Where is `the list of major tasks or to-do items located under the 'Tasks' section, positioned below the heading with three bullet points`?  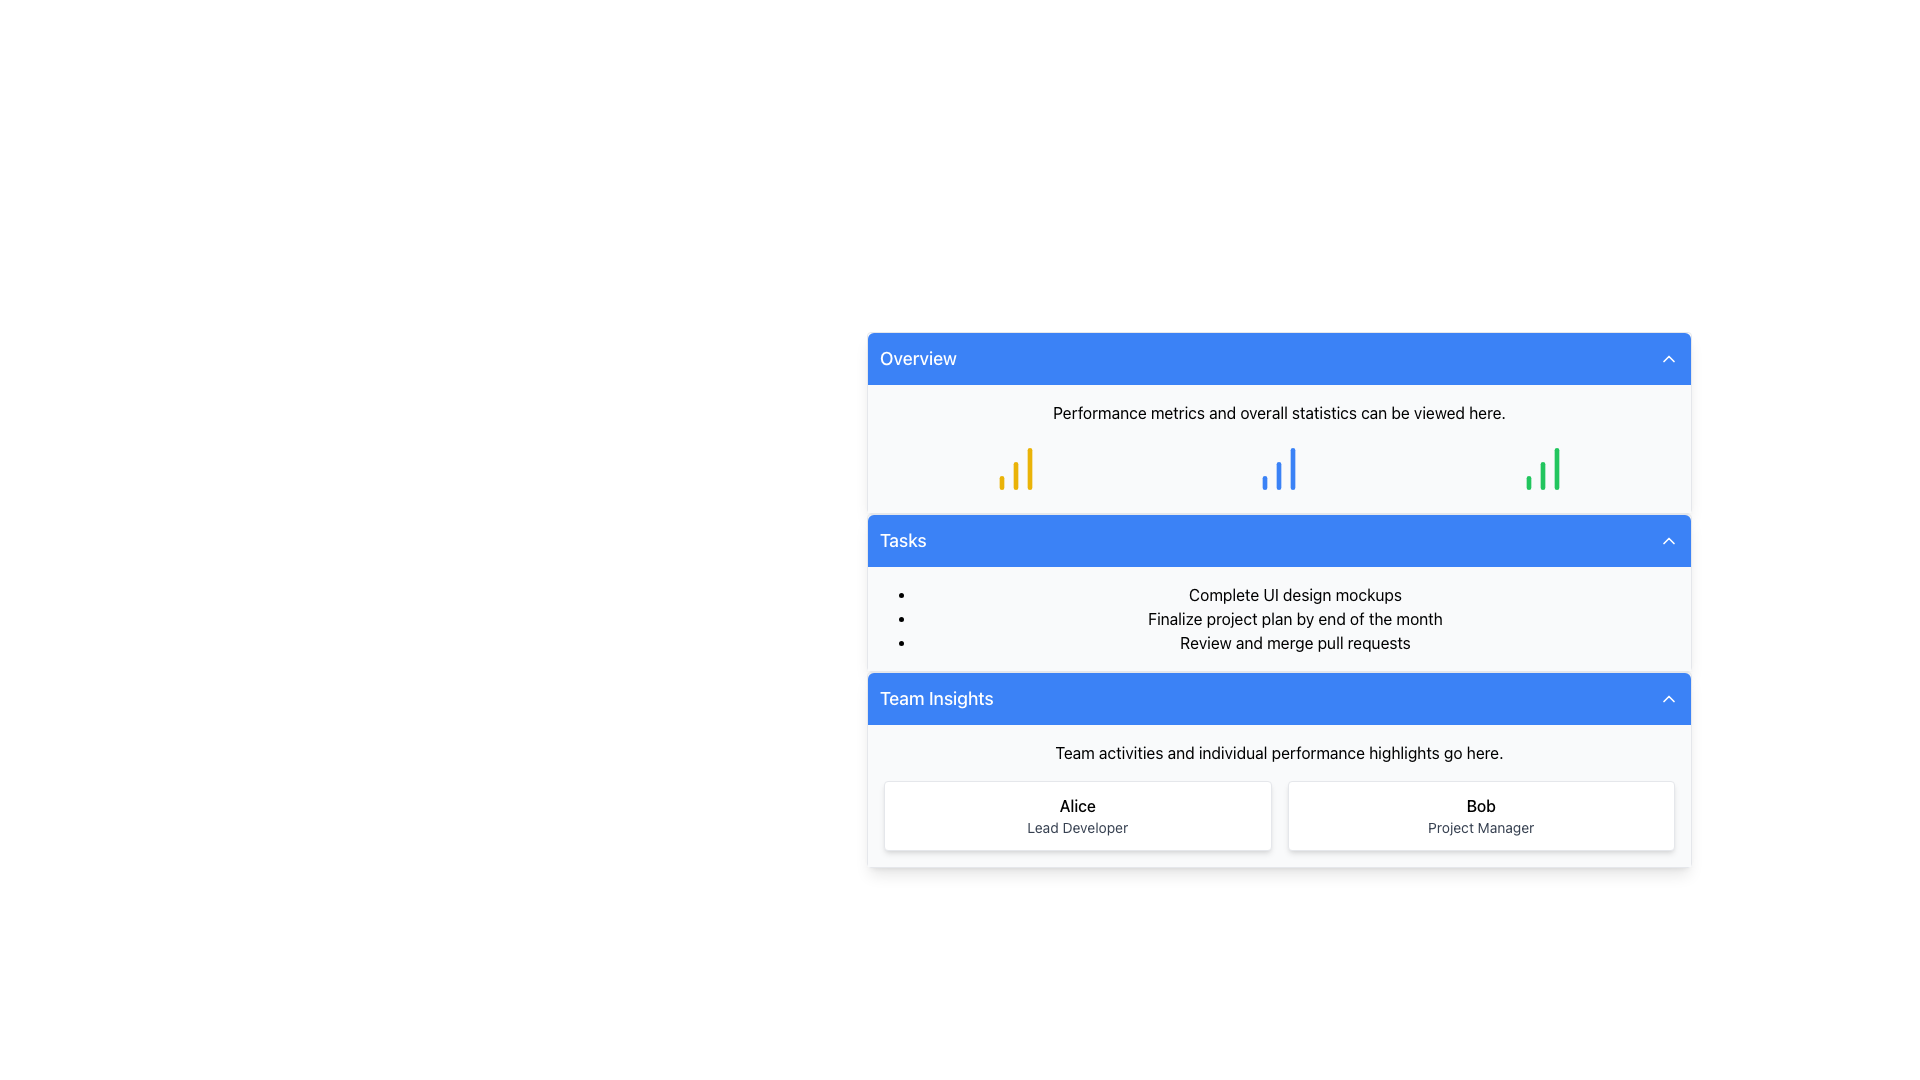 the list of major tasks or to-do items located under the 'Tasks' section, positioned below the heading with three bullet points is located at coordinates (1278, 617).